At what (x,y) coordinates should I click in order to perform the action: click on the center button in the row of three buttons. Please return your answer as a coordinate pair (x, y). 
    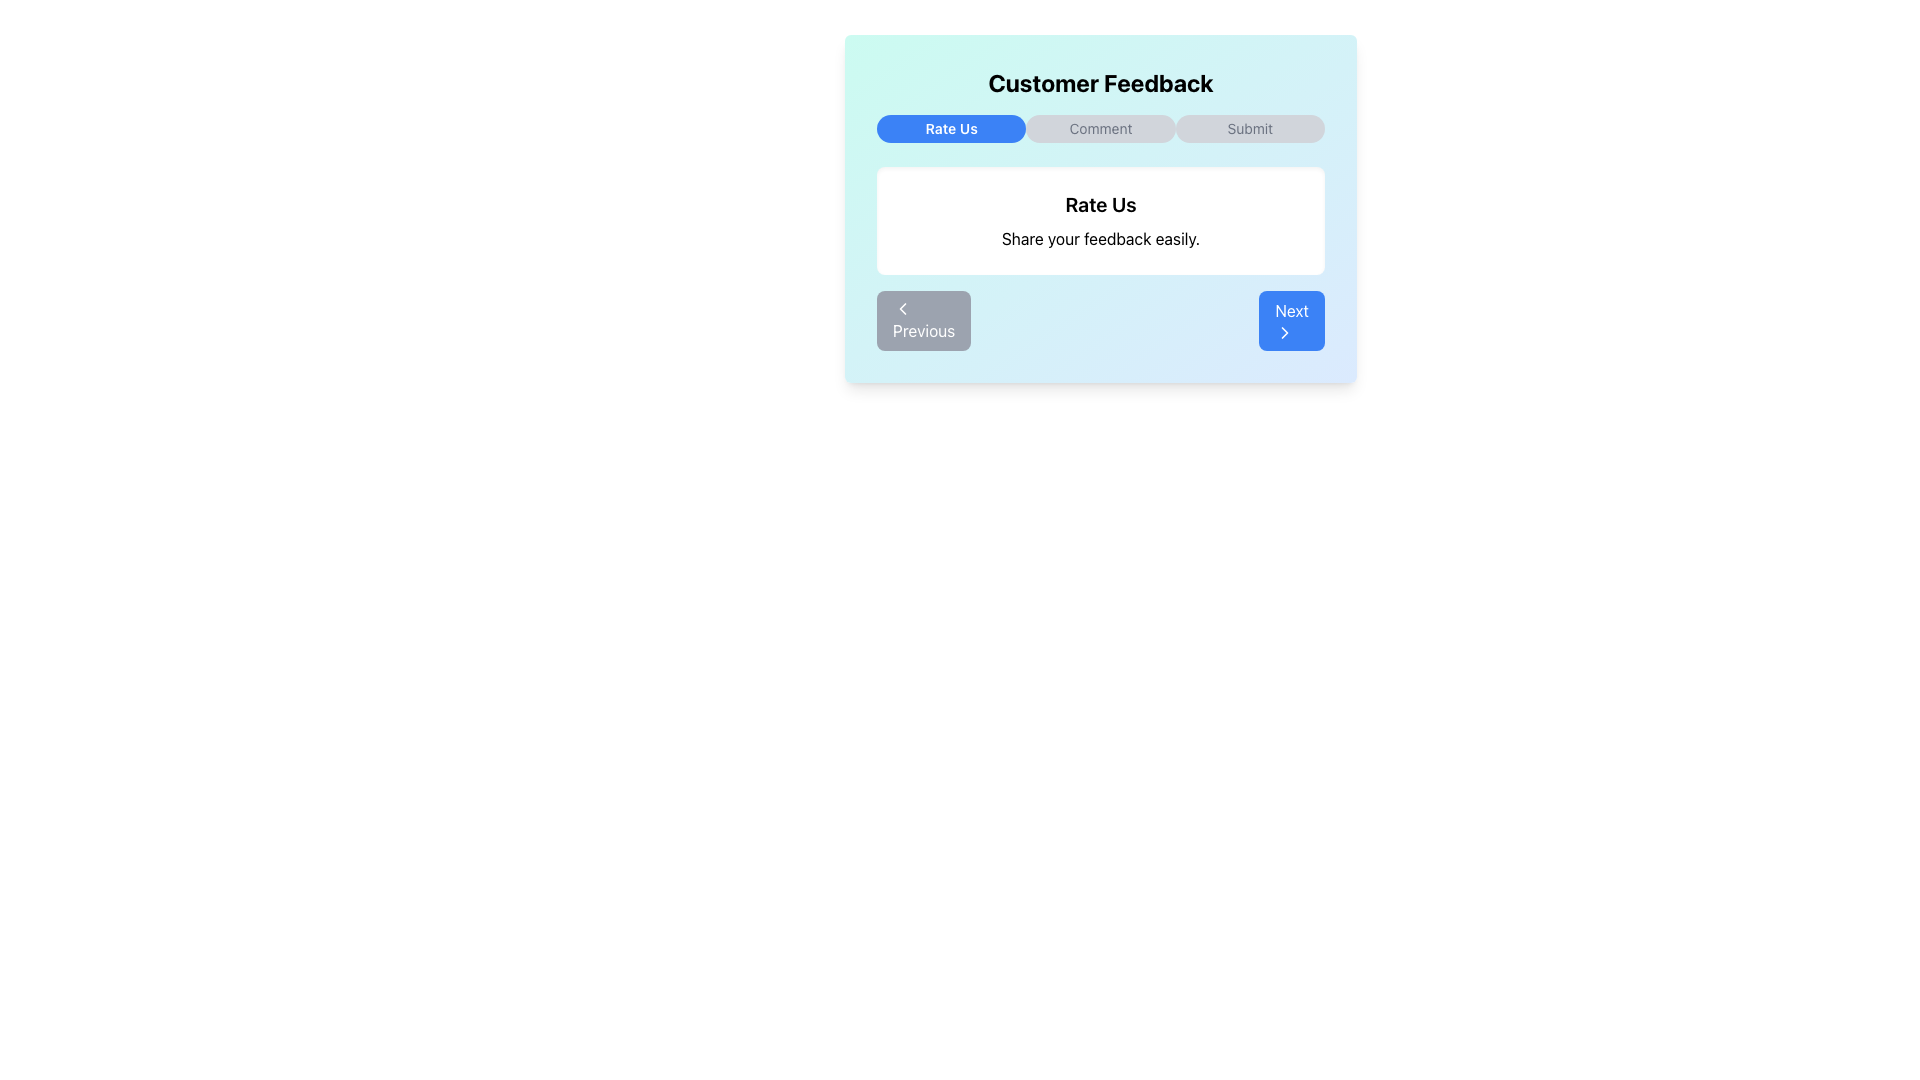
    Looking at the image, I should click on (1099, 128).